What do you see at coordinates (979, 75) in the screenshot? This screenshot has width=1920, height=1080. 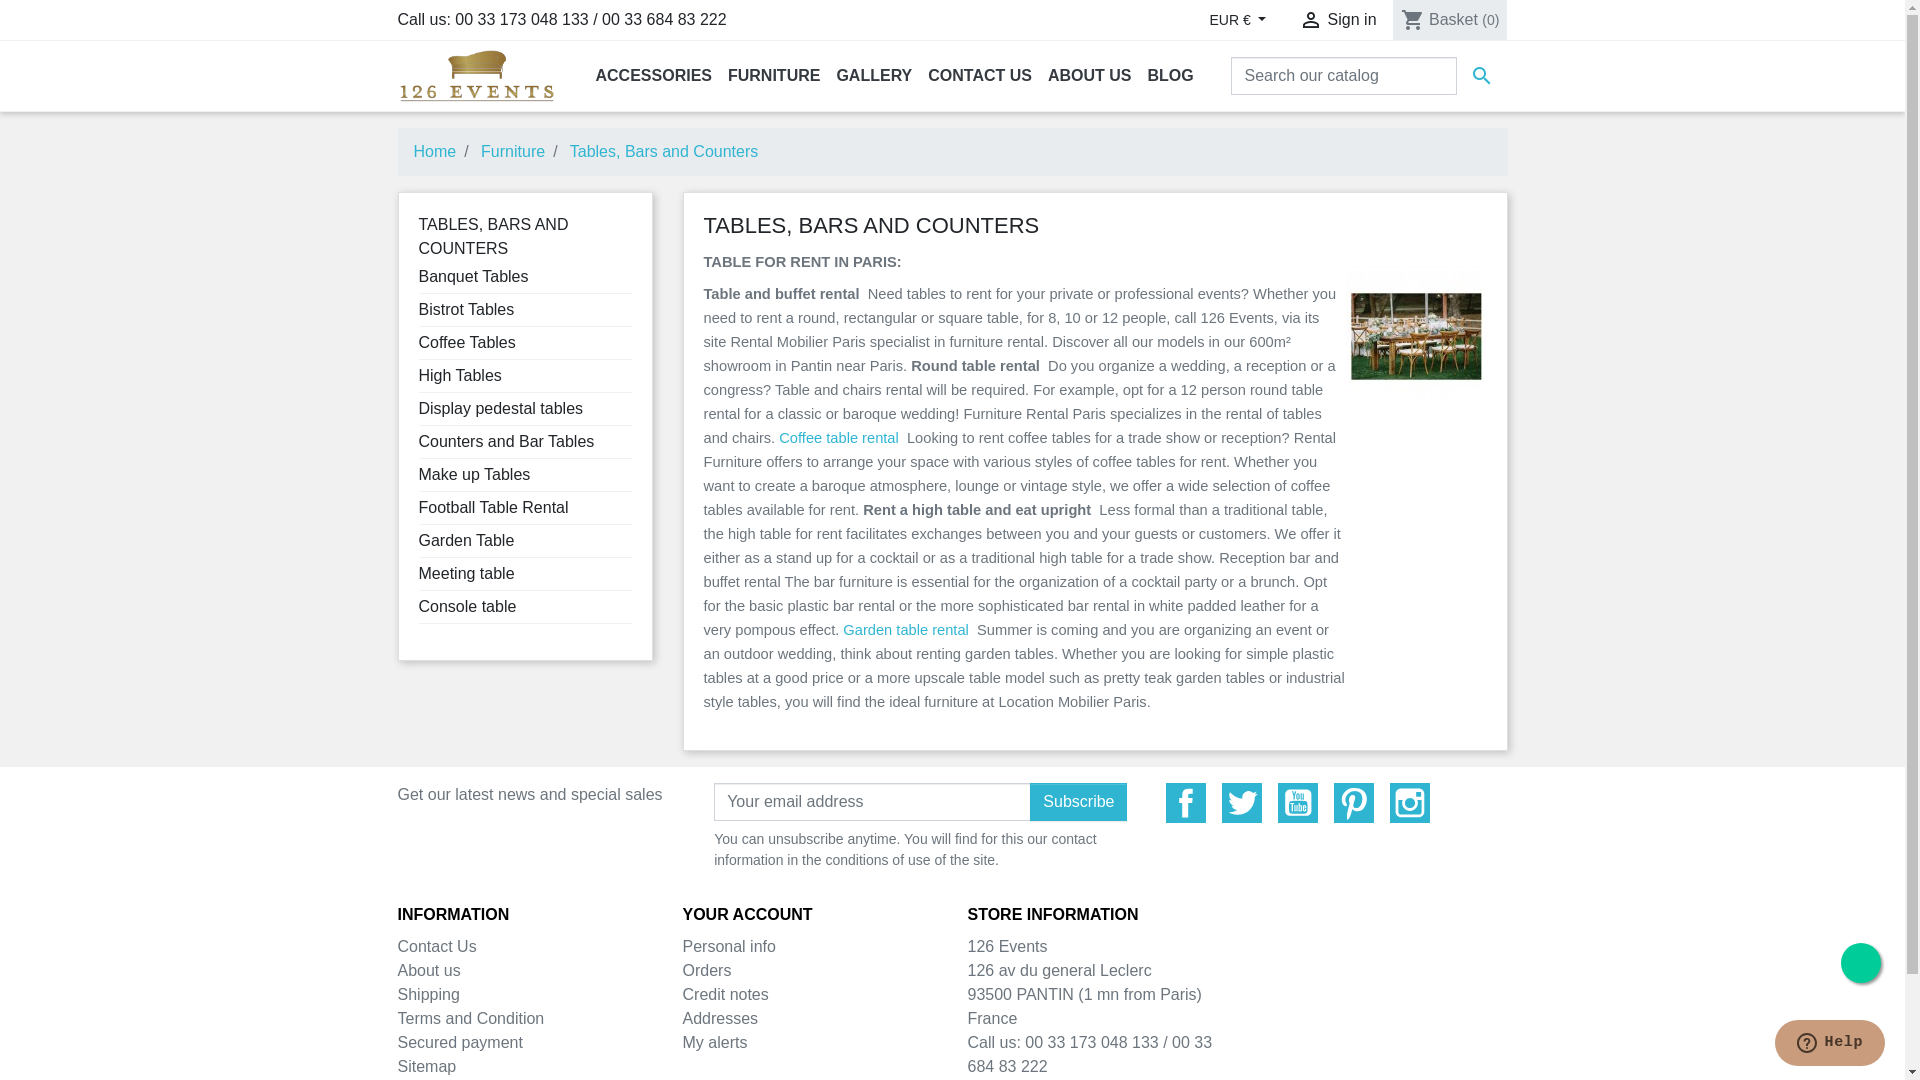 I see `'CONTACT US'` at bounding box center [979, 75].